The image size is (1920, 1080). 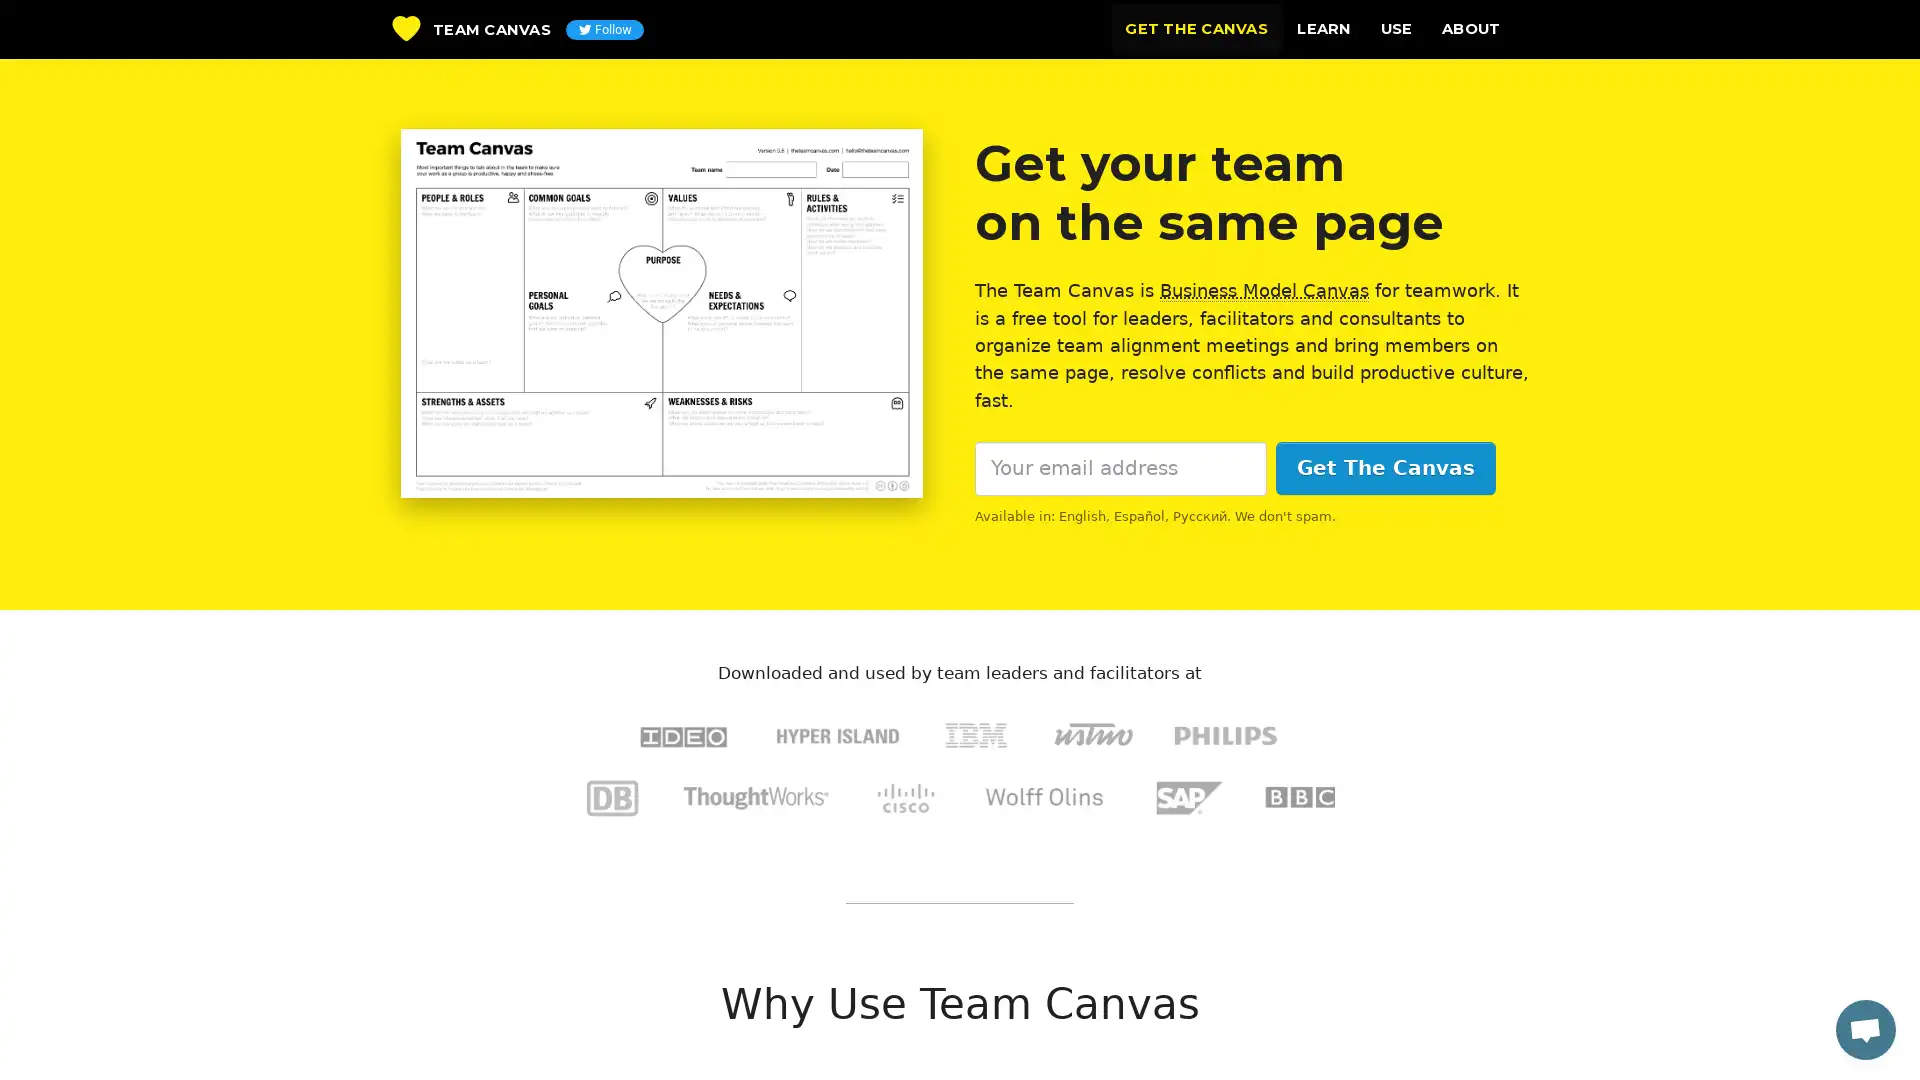 What do you see at coordinates (1384, 468) in the screenshot?
I see `Get The Canvas` at bounding box center [1384, 468].